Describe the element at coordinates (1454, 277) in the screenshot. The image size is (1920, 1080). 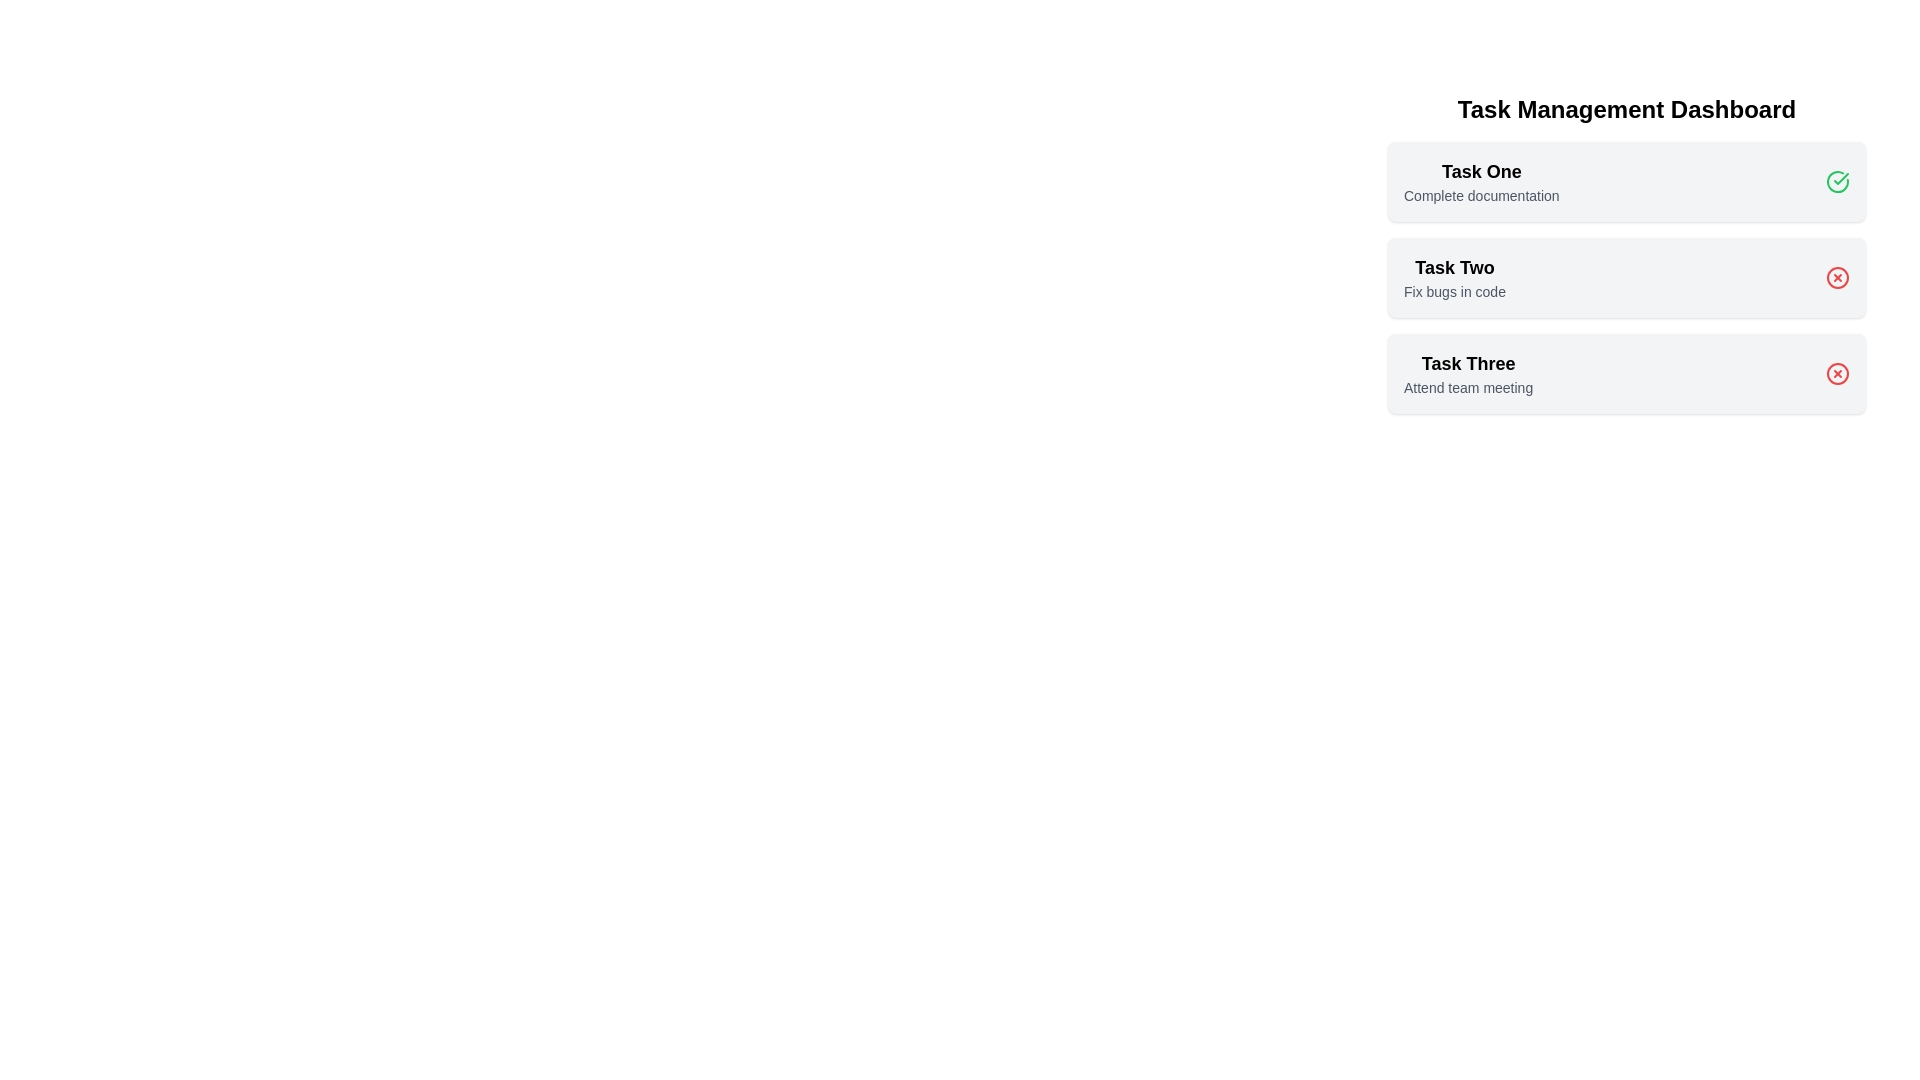
I see `the list item Task Two to inspect its hover effect` at that location.